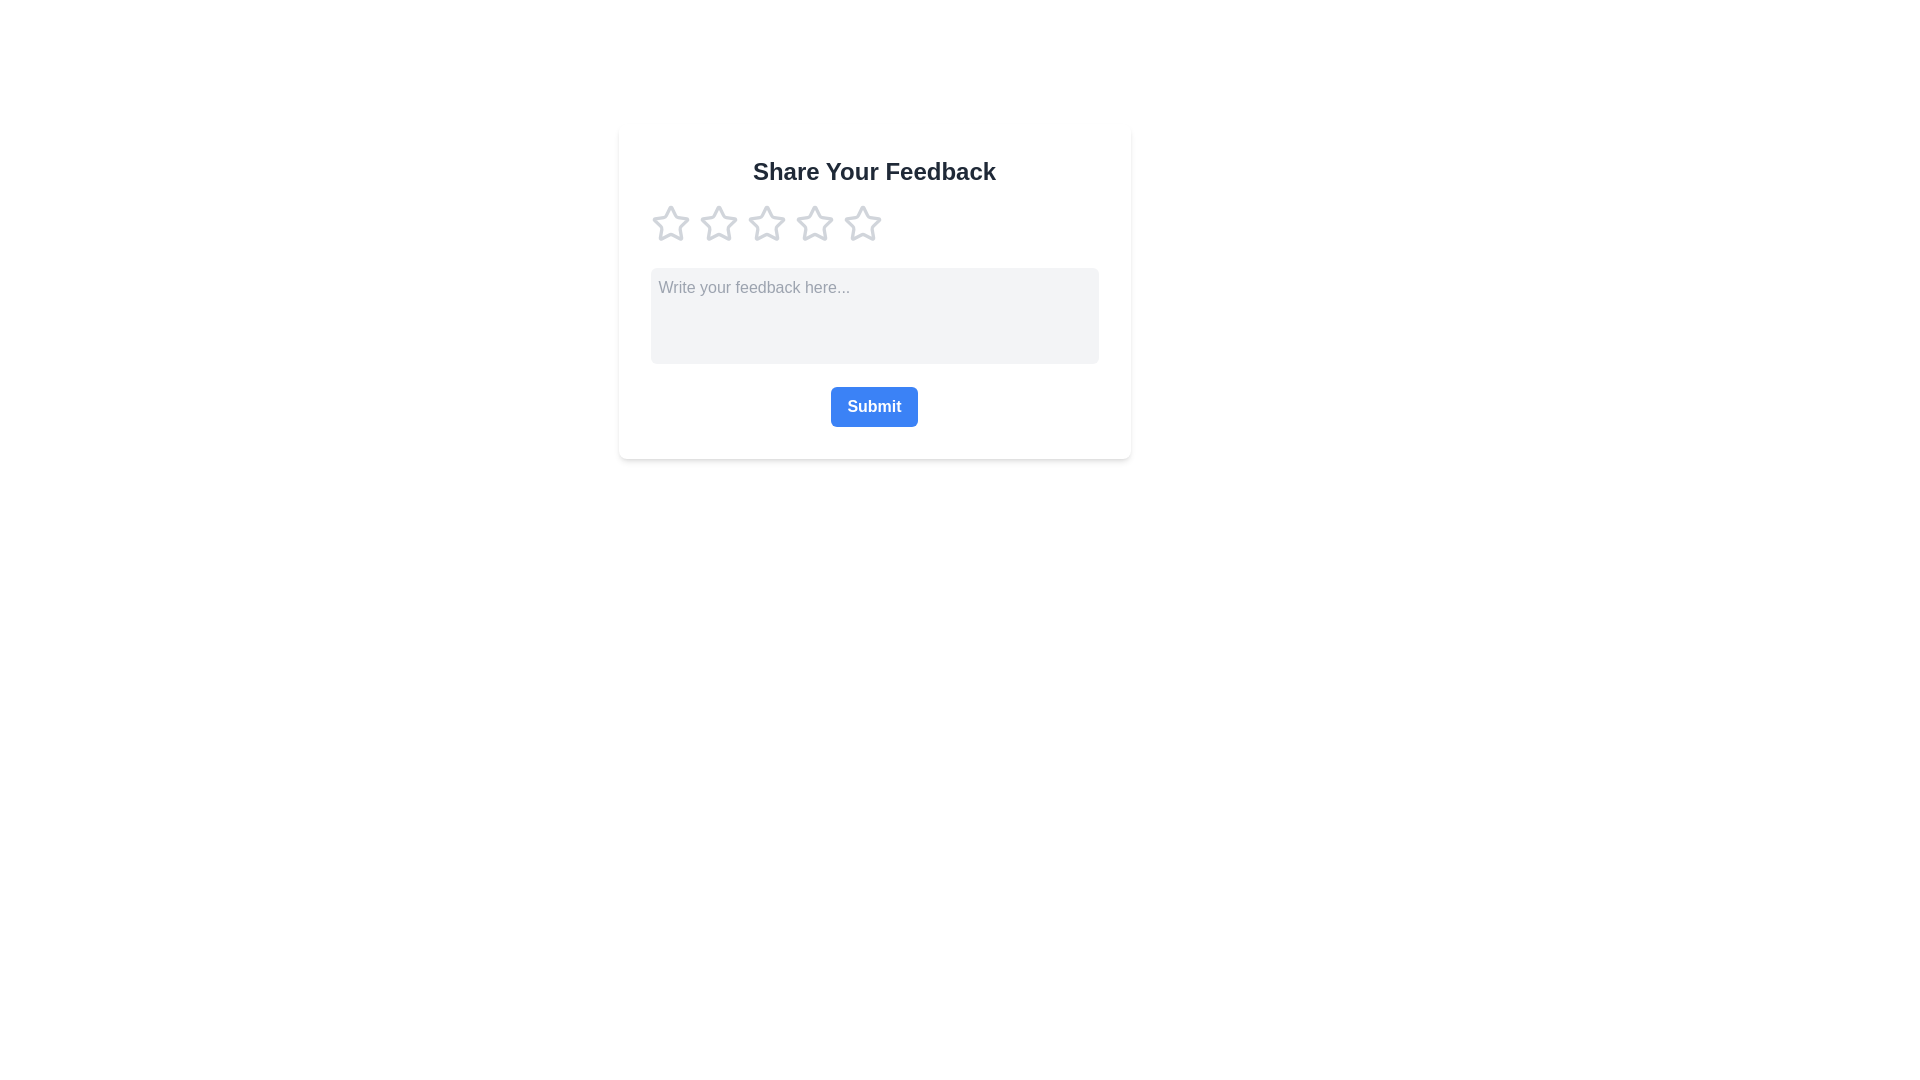 Image resolution: width=1920 pixels, height=1080 pixels. Describe the element at coordinates (814, 223) in the screenshot. I see `the rating to 4 by clicking on the corresponding star` at that location.